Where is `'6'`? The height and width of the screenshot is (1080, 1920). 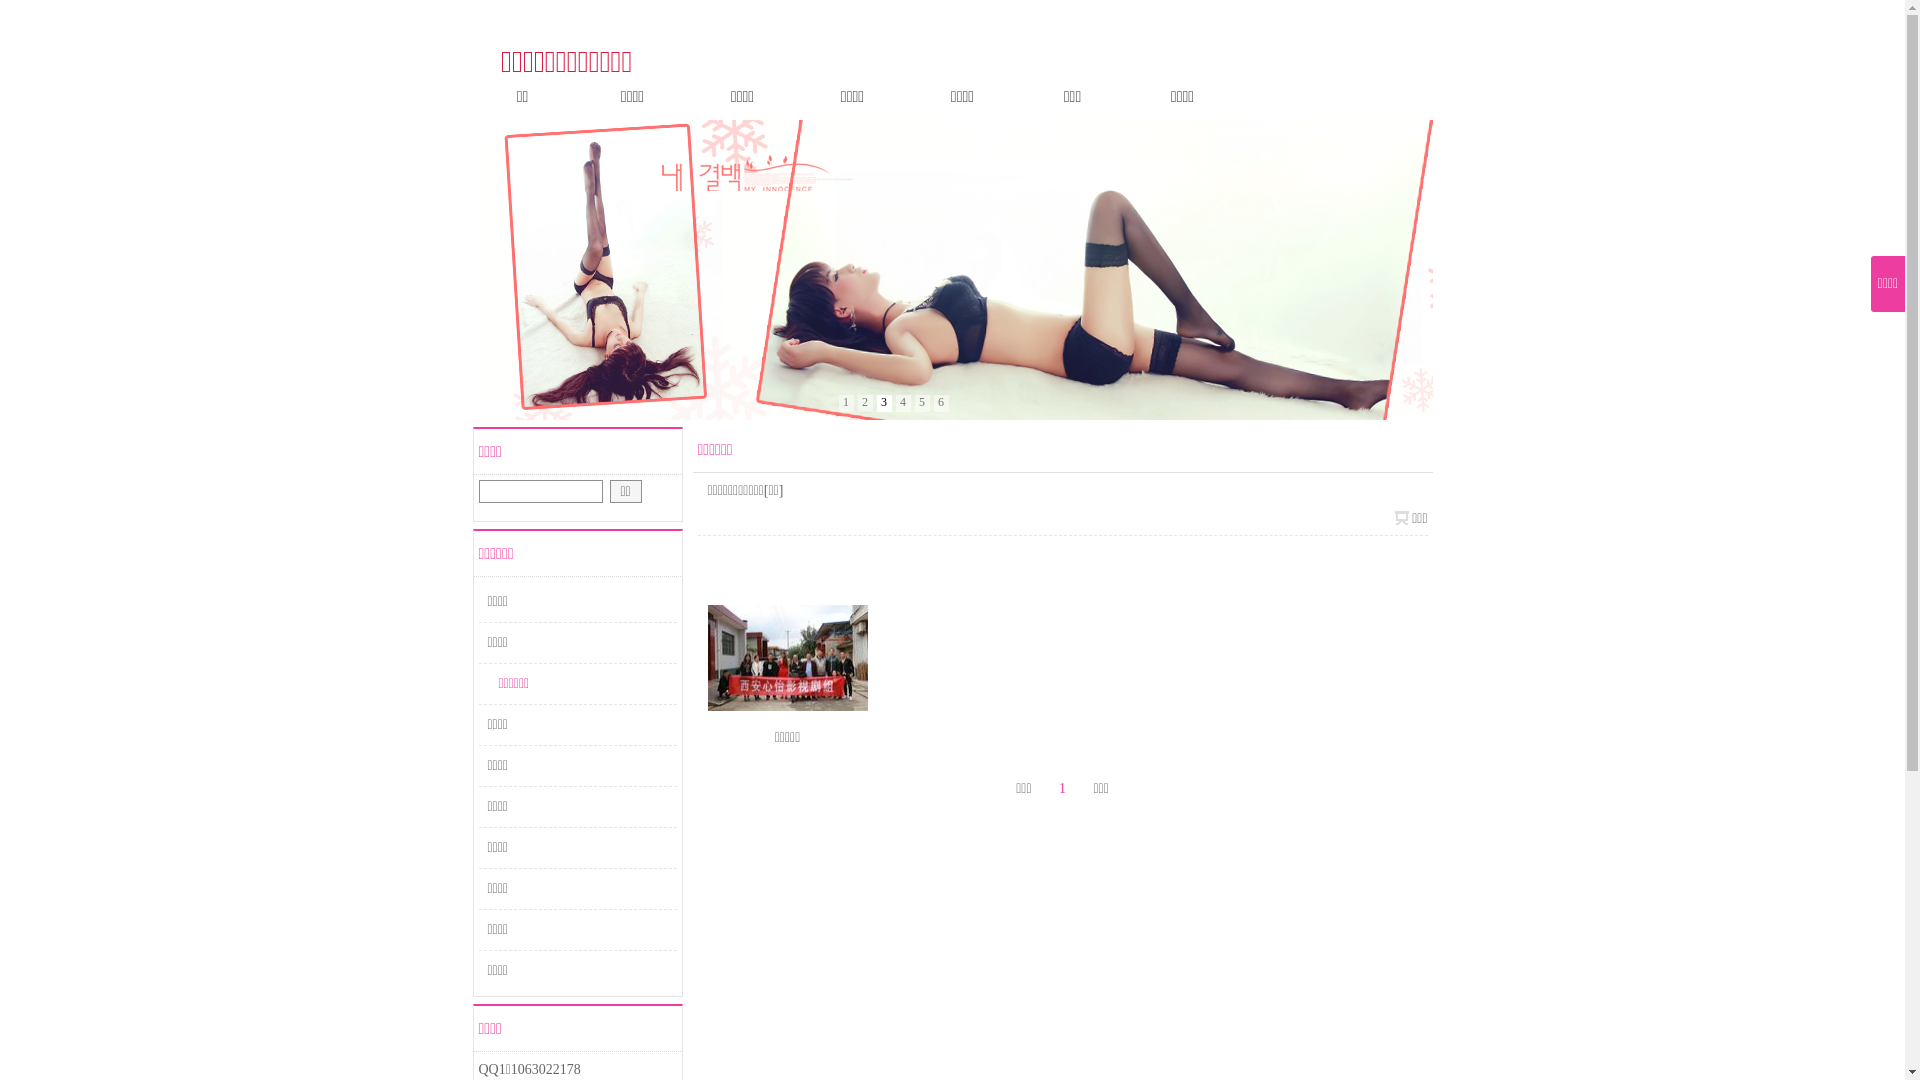
'6' is located at coordinates (940, 403).